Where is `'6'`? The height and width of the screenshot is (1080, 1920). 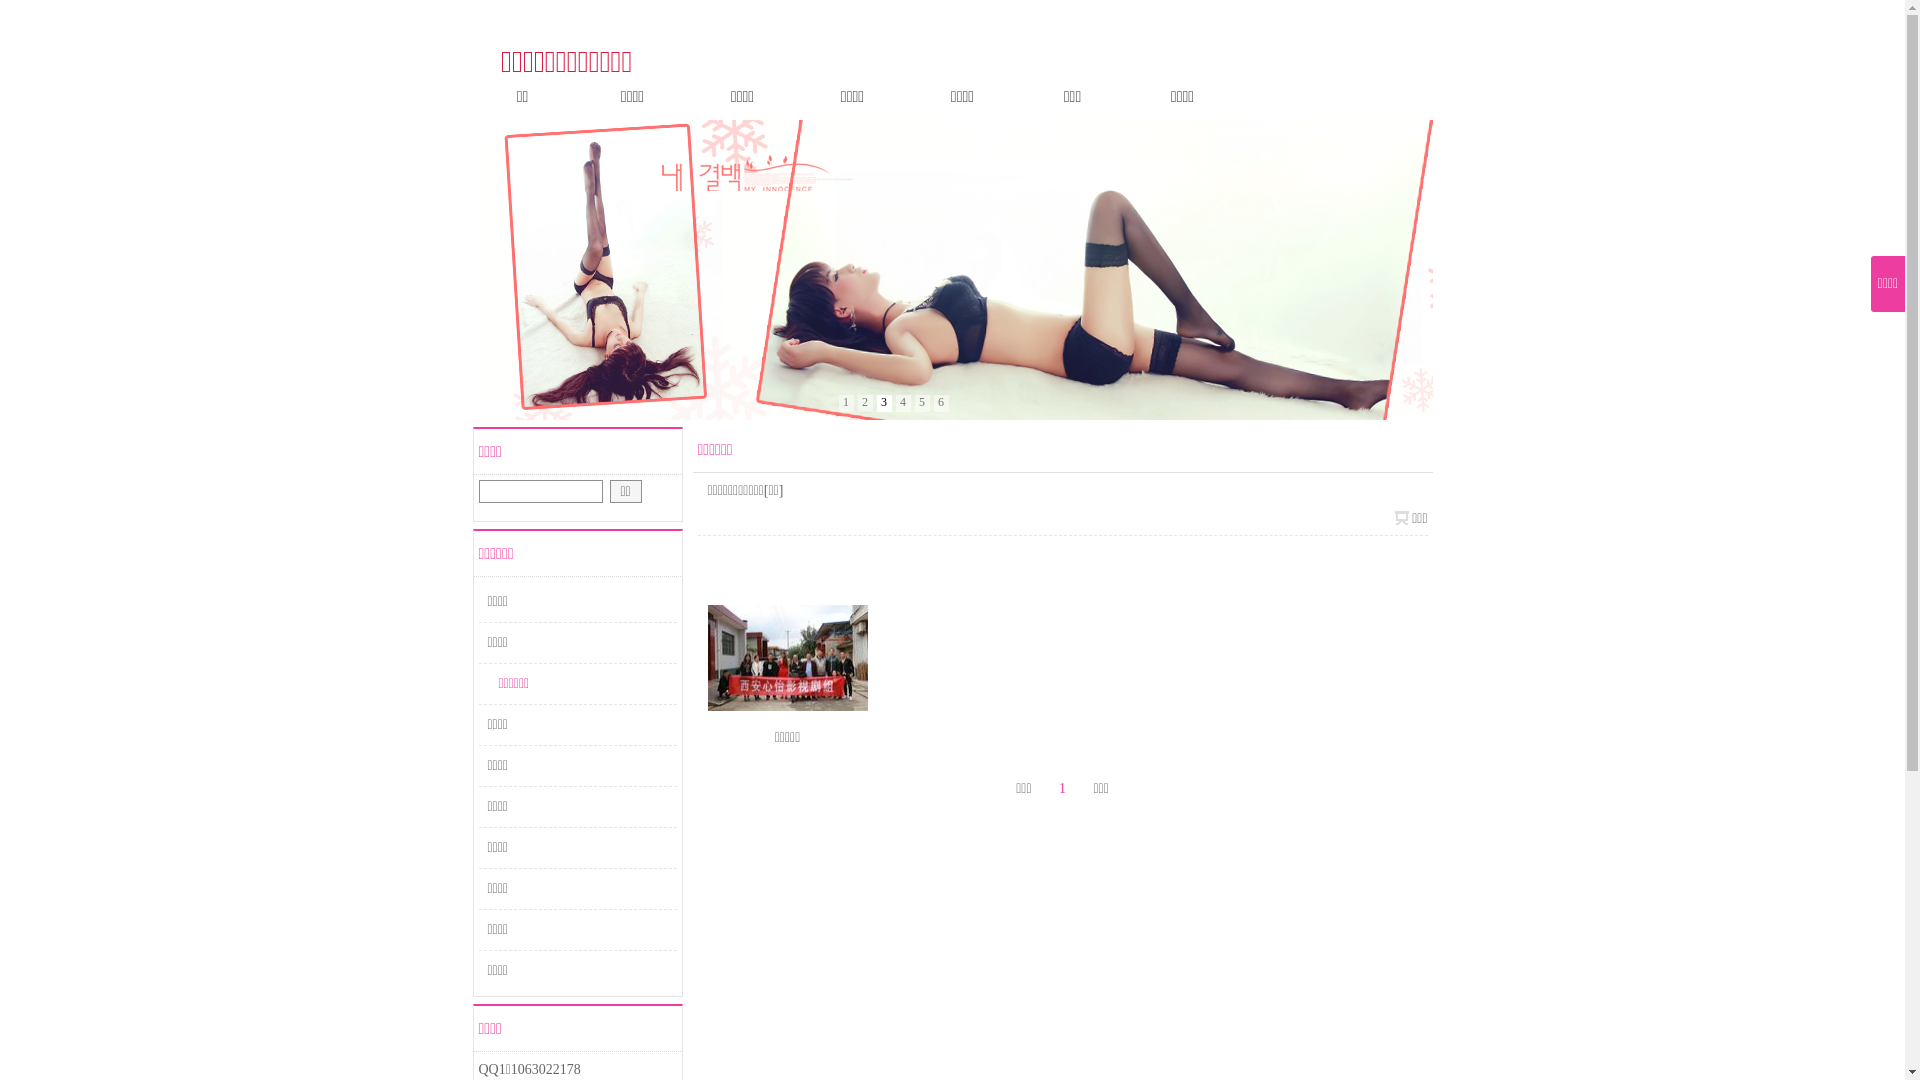
'6' is located at coordinates (940, 403).